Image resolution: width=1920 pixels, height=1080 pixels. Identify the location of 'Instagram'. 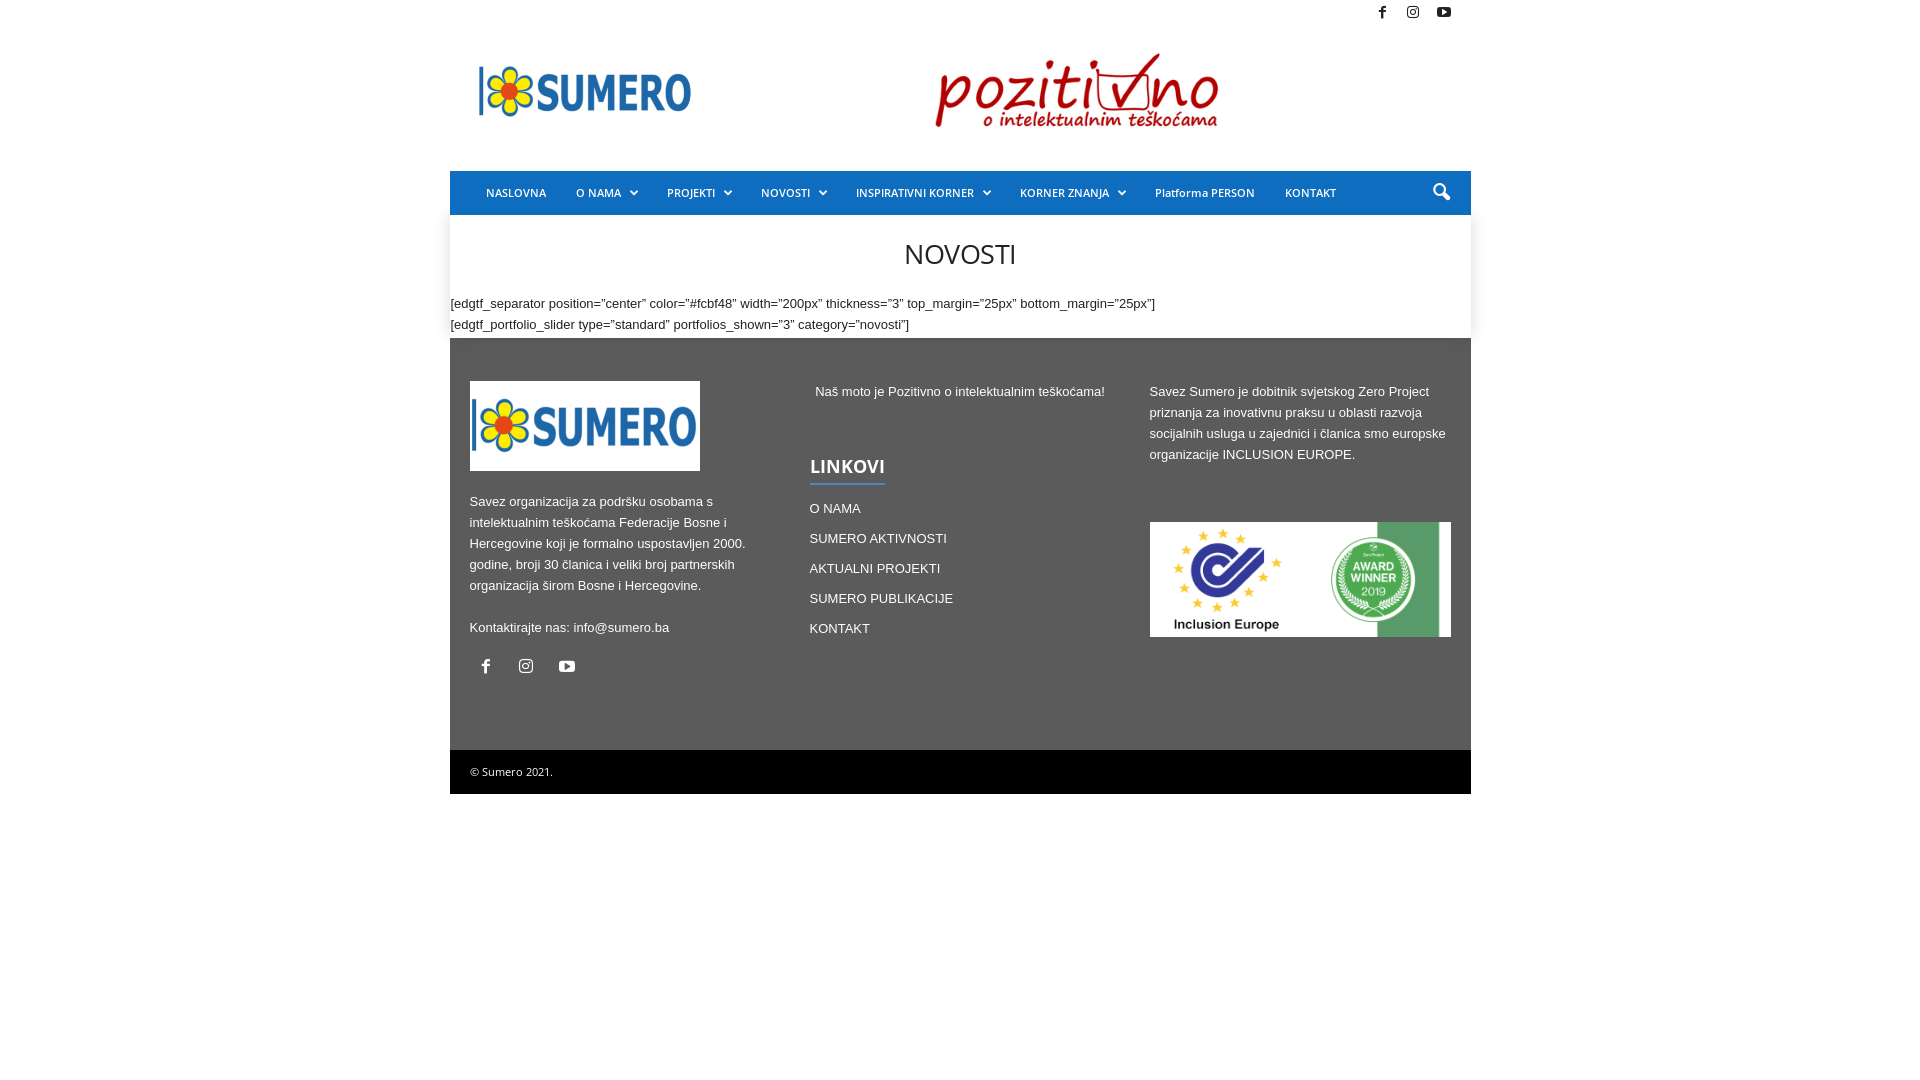
(1411, 13).